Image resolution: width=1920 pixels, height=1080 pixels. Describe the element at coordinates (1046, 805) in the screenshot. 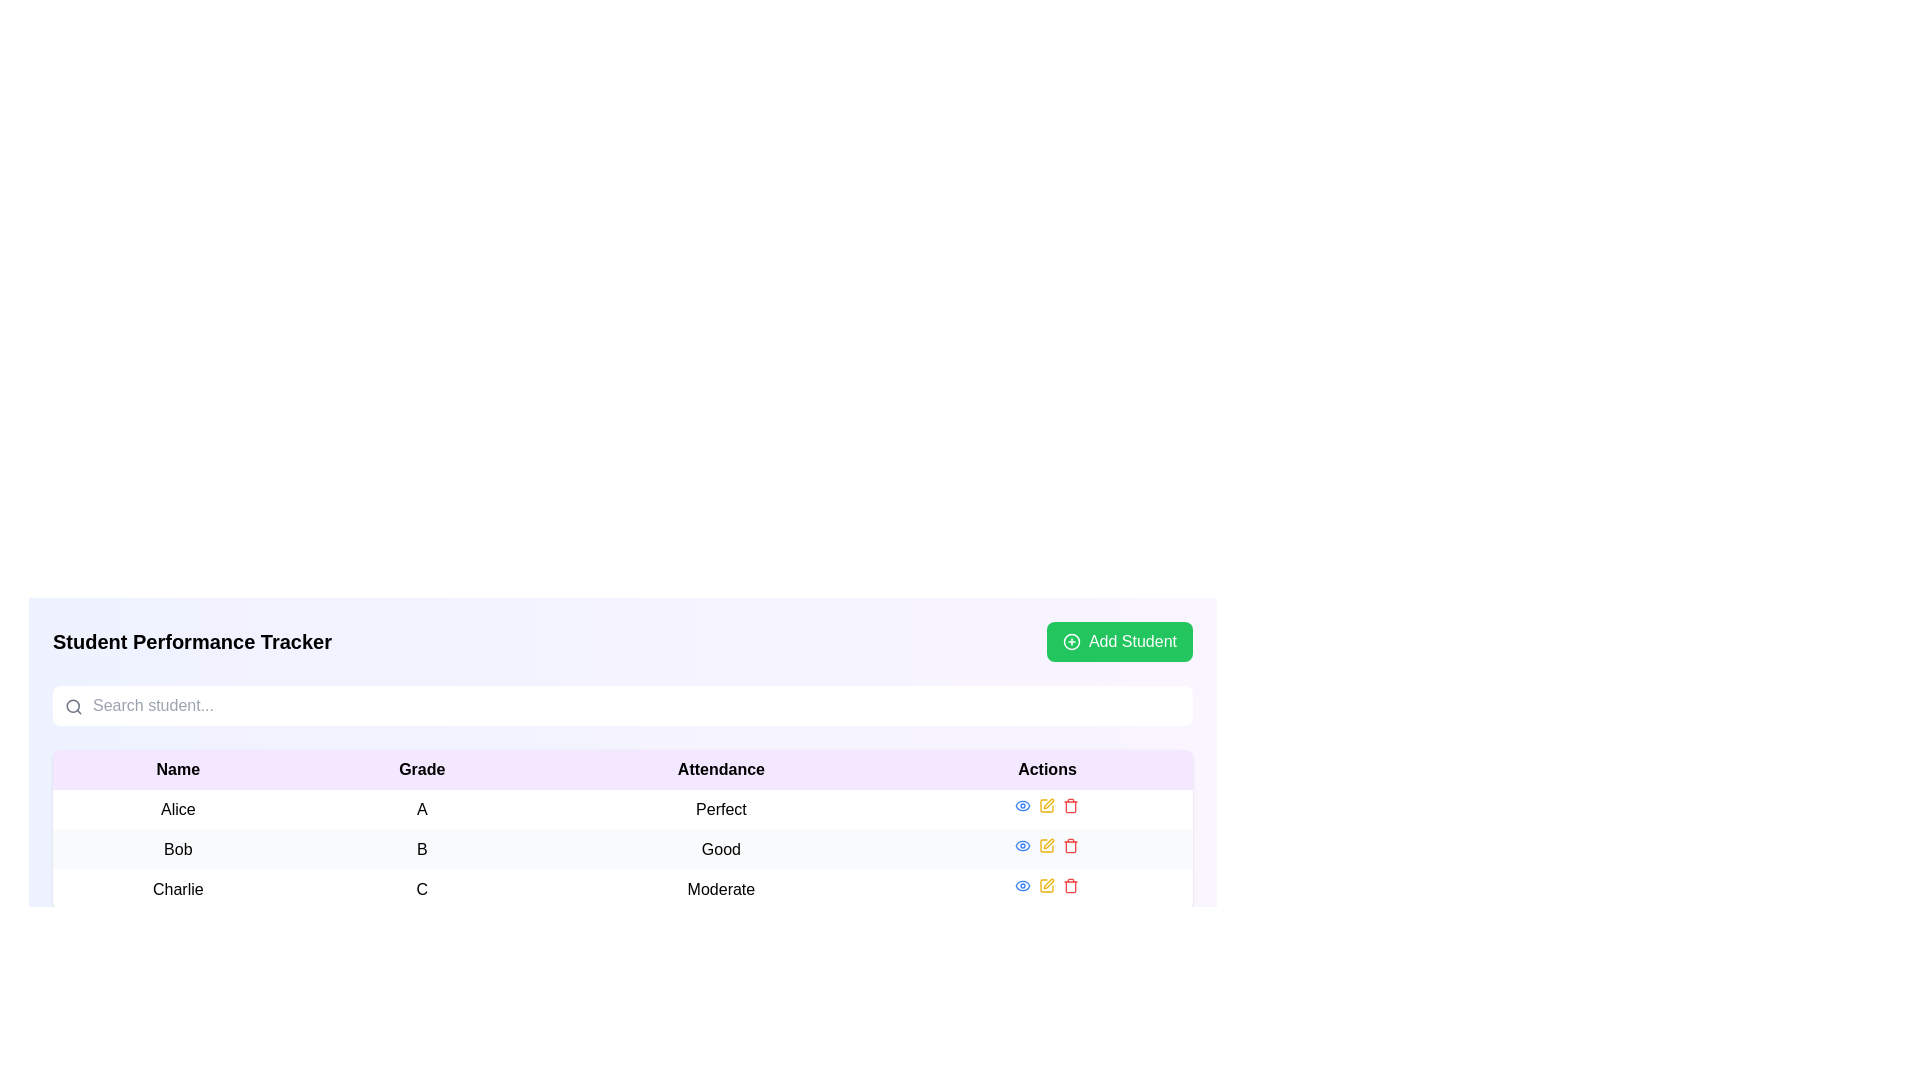

I see `the edit action icon located in the Action column of the table associated with student Alice, which is styled with fine outlines and is a square shape` at that location.